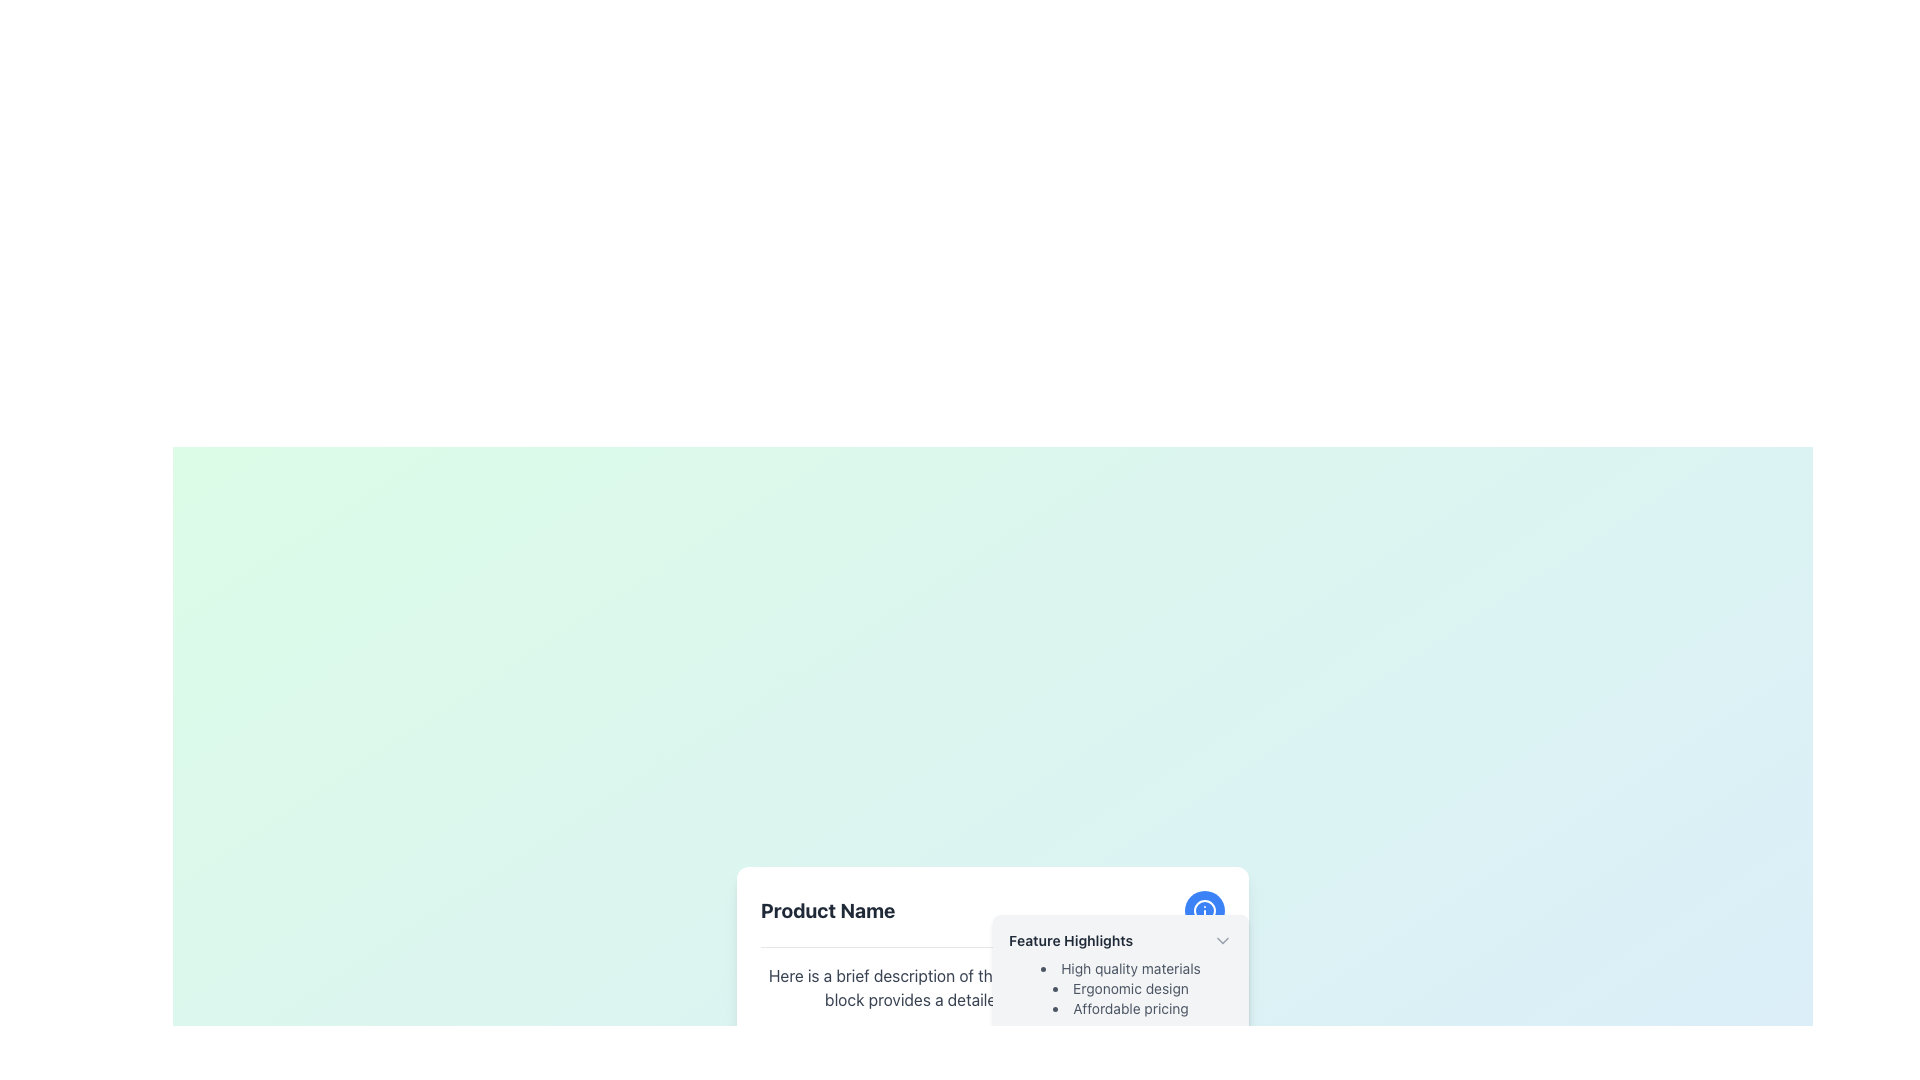 The image size is (1920, 1080). Describe the element at coordinates (1121, 967) in the screenshot. I see `the first bullet point text label in the 'Feature Highlights' section, which describes a feature of the product and is positioned above 'Ergonomic design' and 'Affordable pricing'` at that location.